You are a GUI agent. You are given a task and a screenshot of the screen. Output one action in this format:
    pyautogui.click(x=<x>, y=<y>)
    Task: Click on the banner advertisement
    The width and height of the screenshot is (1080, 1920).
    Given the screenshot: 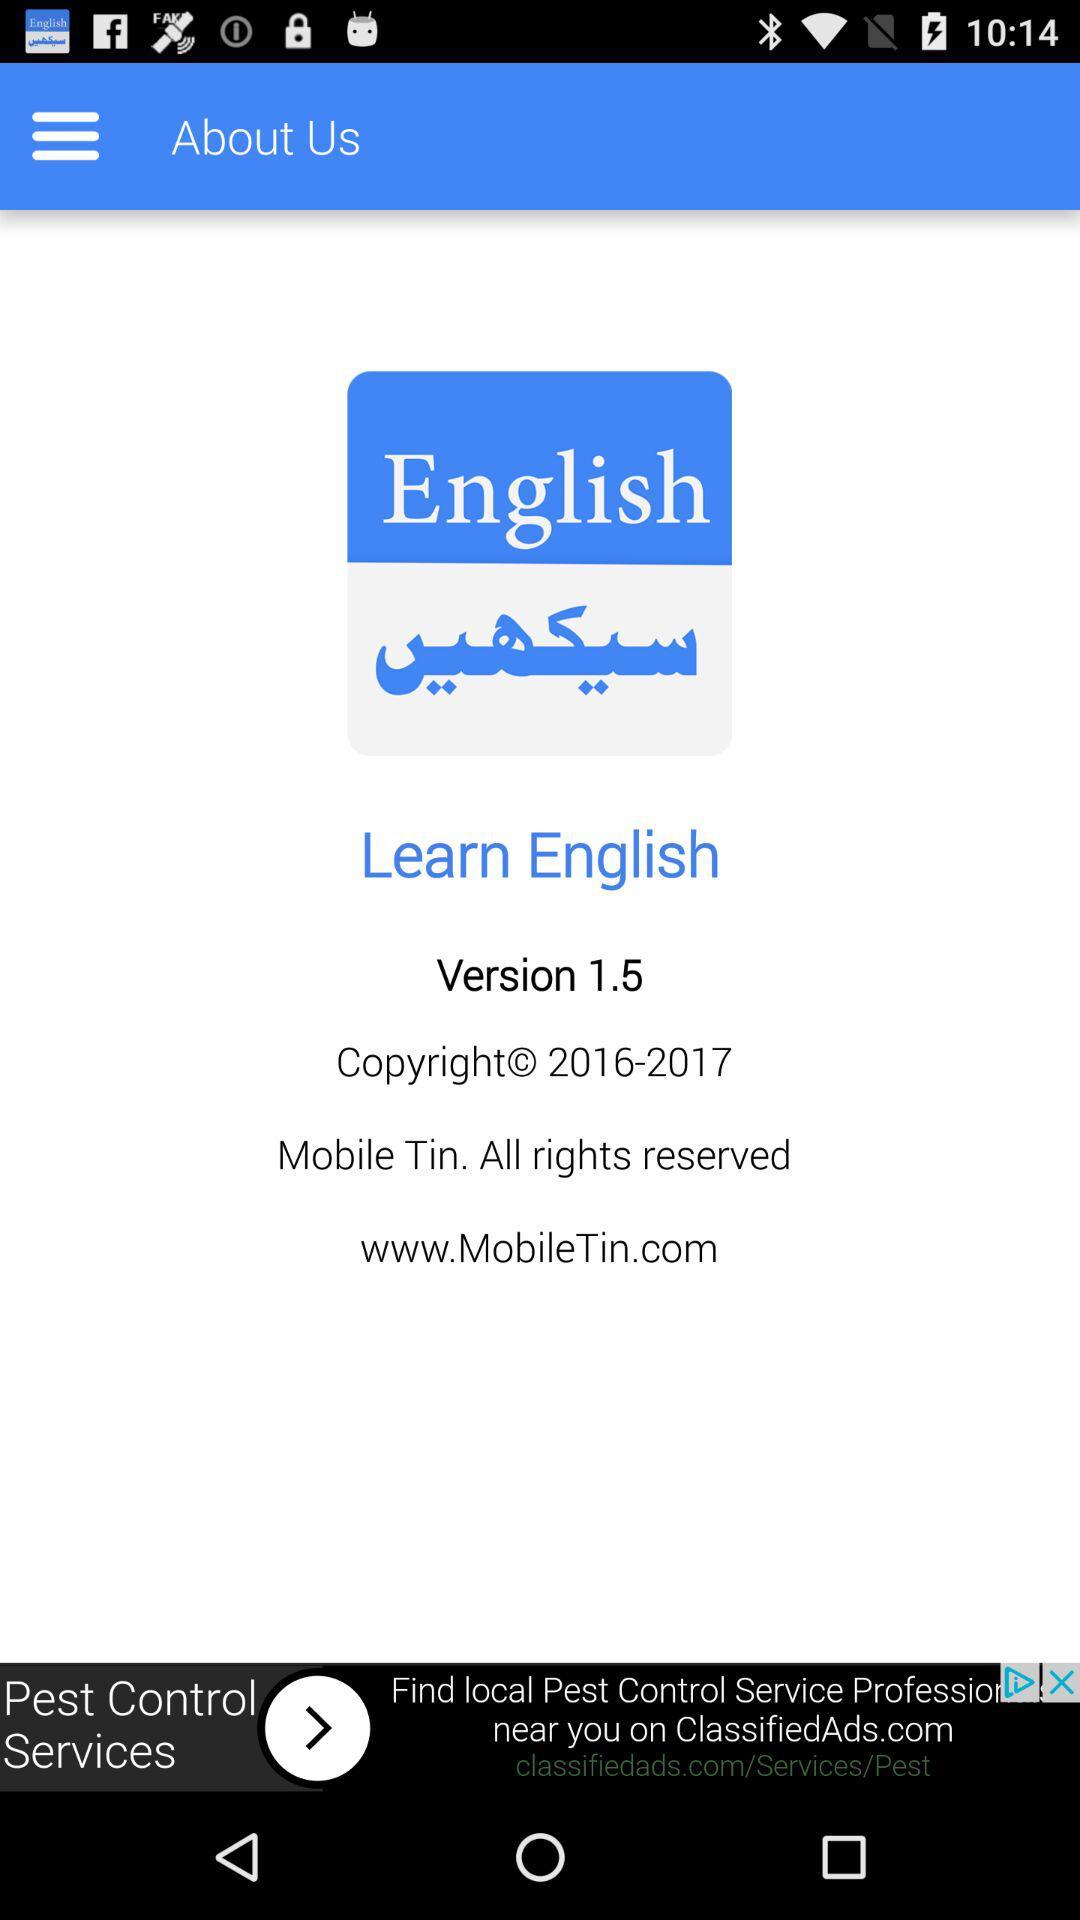 What is the action you would take?
    pyautogui.click(x=540, y=1727)
    